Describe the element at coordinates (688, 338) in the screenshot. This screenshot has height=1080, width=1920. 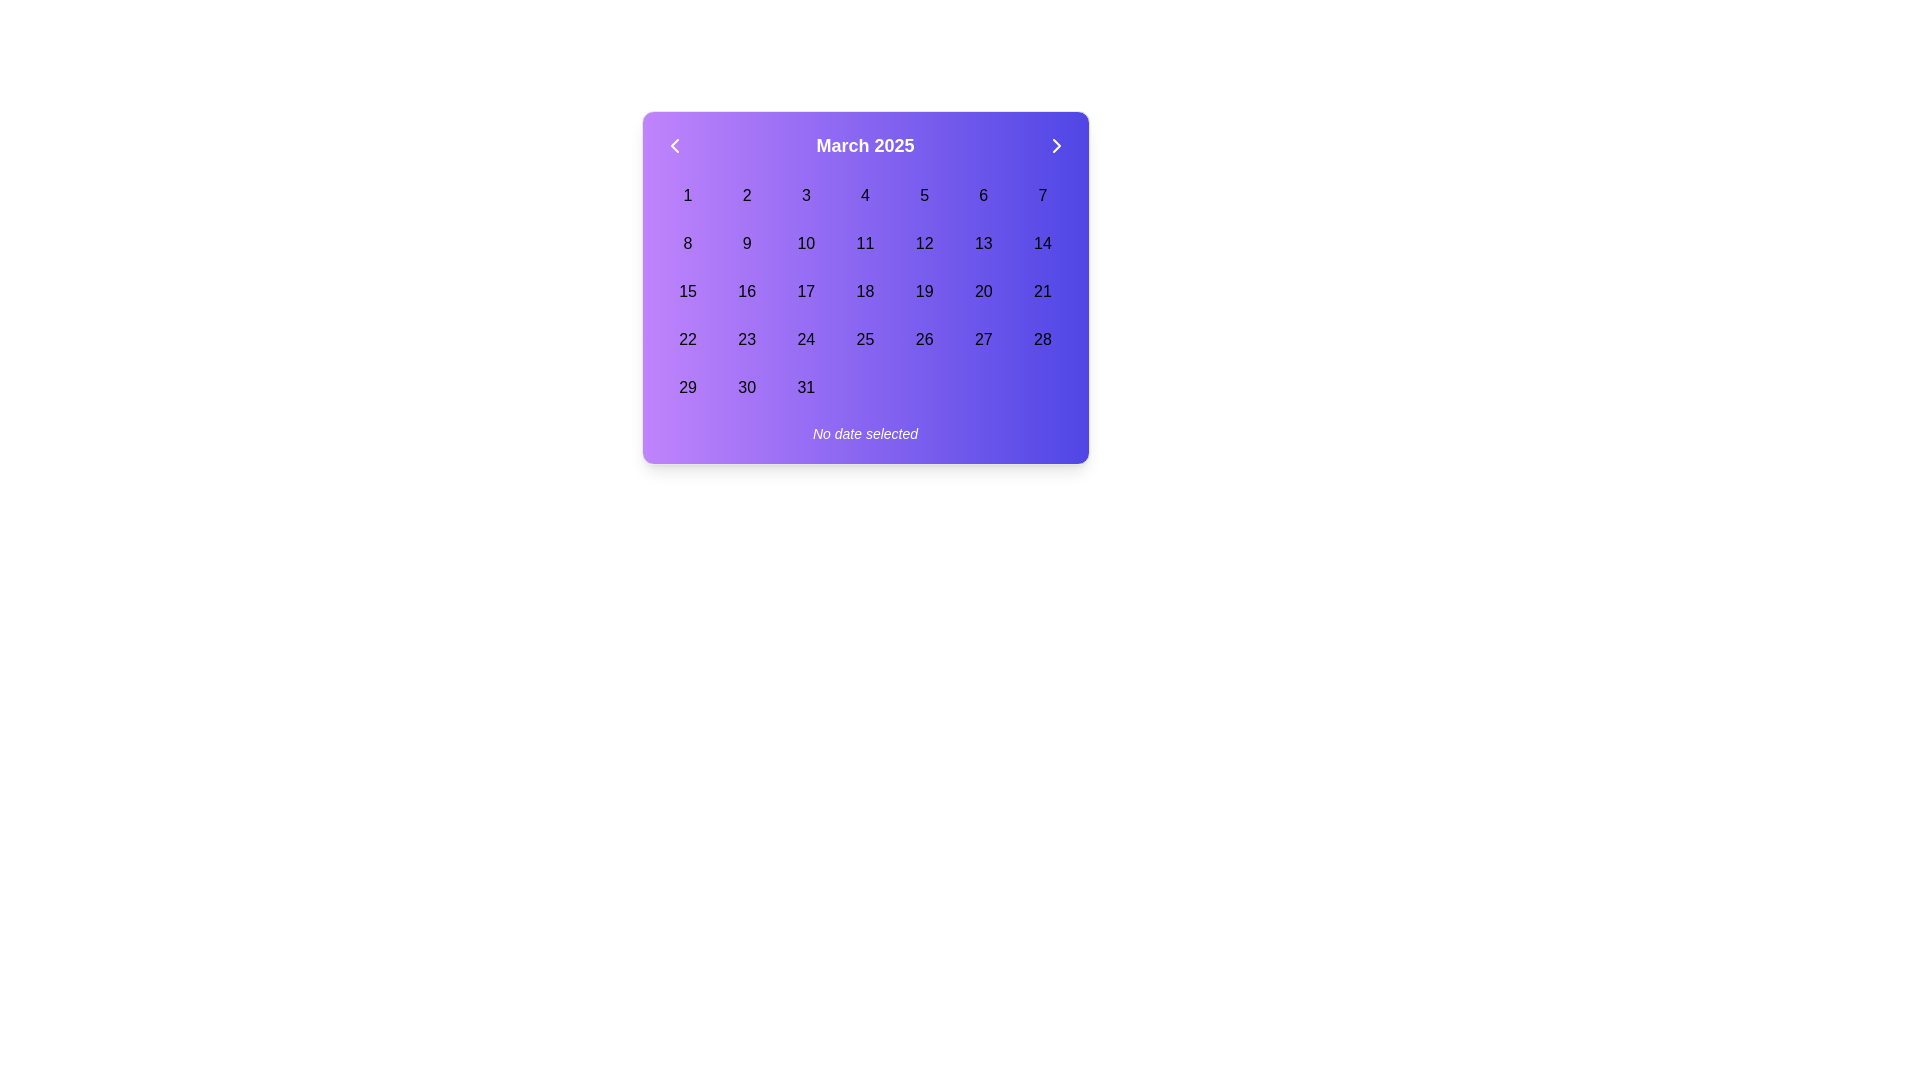
I see `the button representing the date '22' in the March 2025 calendar` at that location.